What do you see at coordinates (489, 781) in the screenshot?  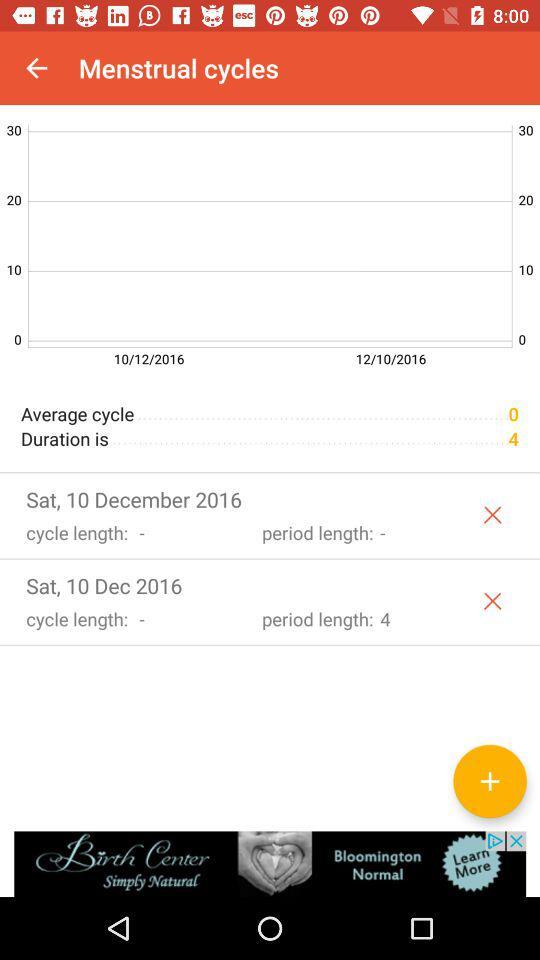 I see `the add icon` at bounding box center [489, 781].